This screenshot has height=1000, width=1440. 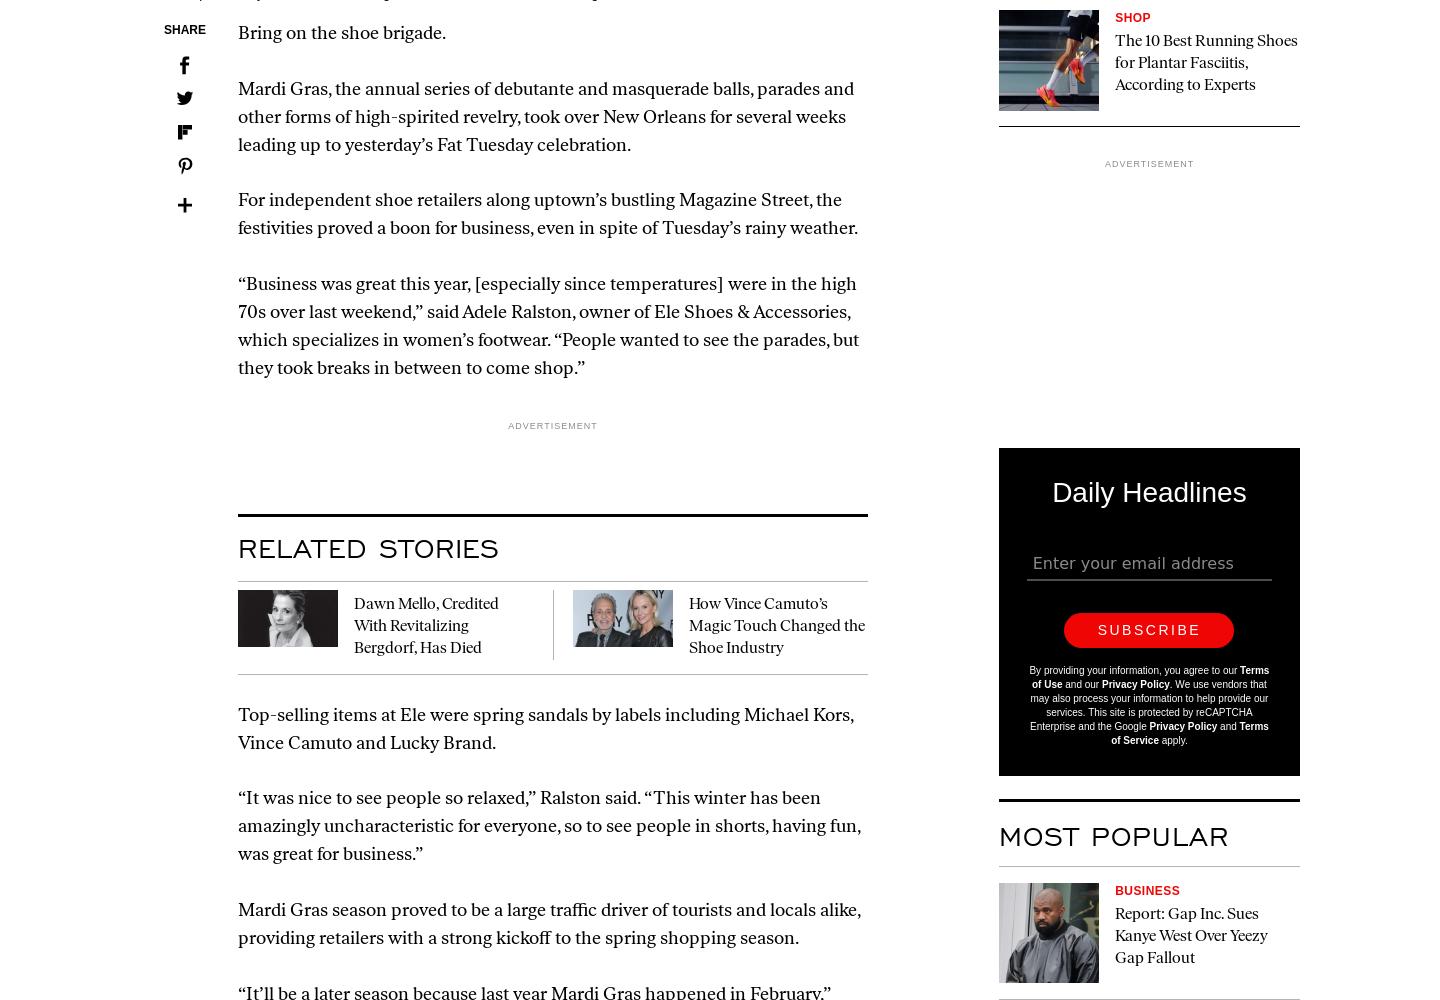 I want to click on 'Subscribe', so click(x=1148, y=630).